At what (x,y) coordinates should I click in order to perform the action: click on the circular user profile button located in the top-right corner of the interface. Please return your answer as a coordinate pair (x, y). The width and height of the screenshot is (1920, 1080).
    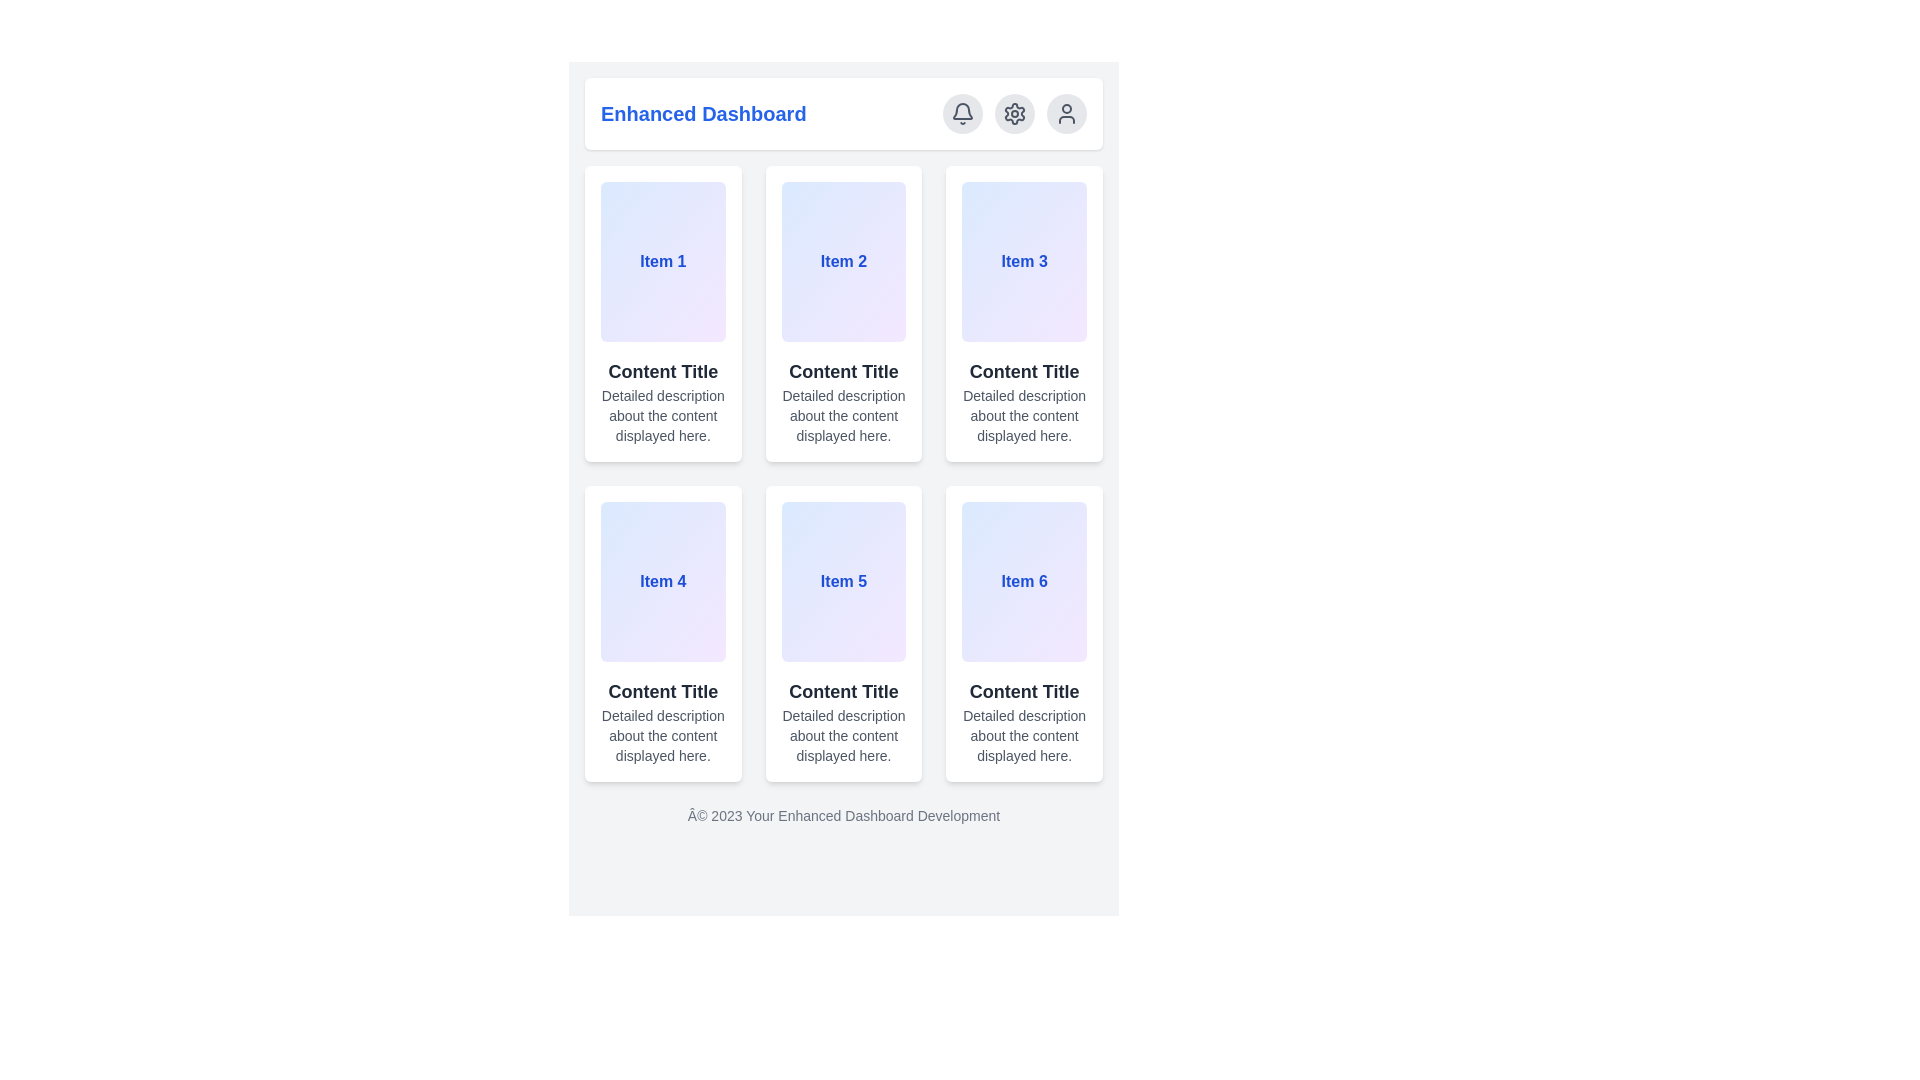
    Looking at the image, I should click on (1065, 114).